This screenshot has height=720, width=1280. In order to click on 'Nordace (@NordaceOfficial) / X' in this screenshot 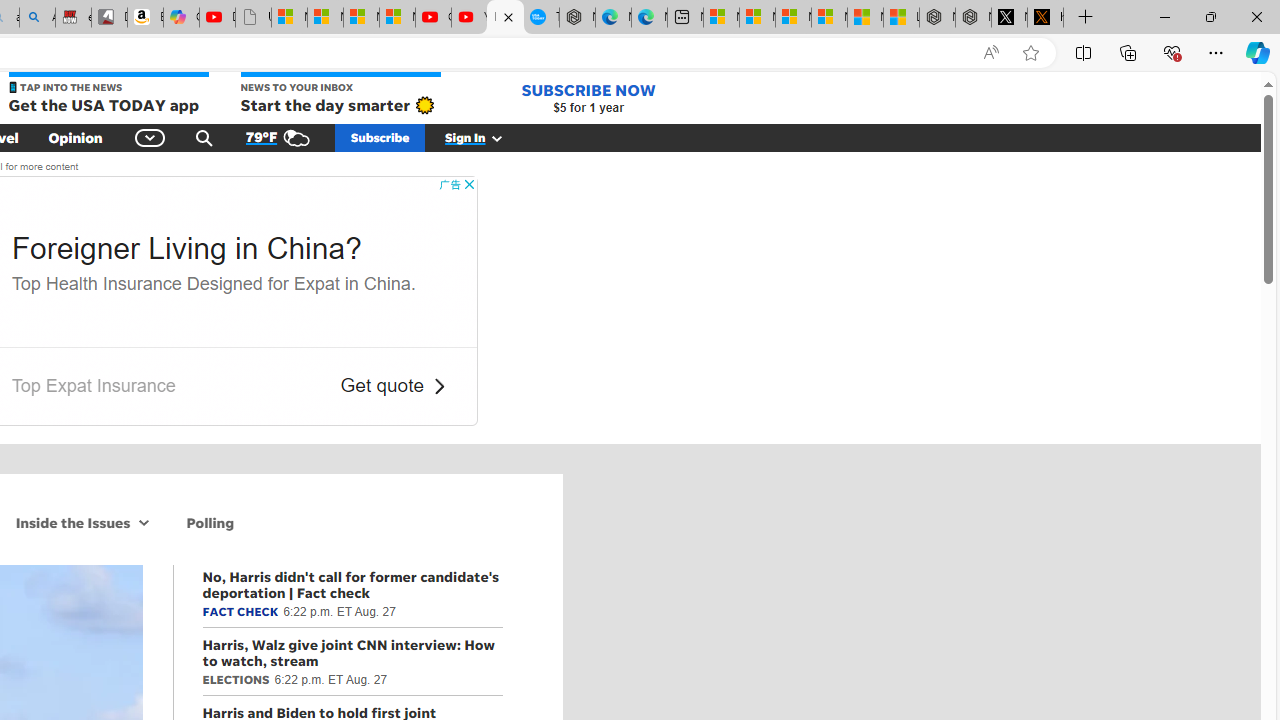, I will do `click(1009, 17)`.